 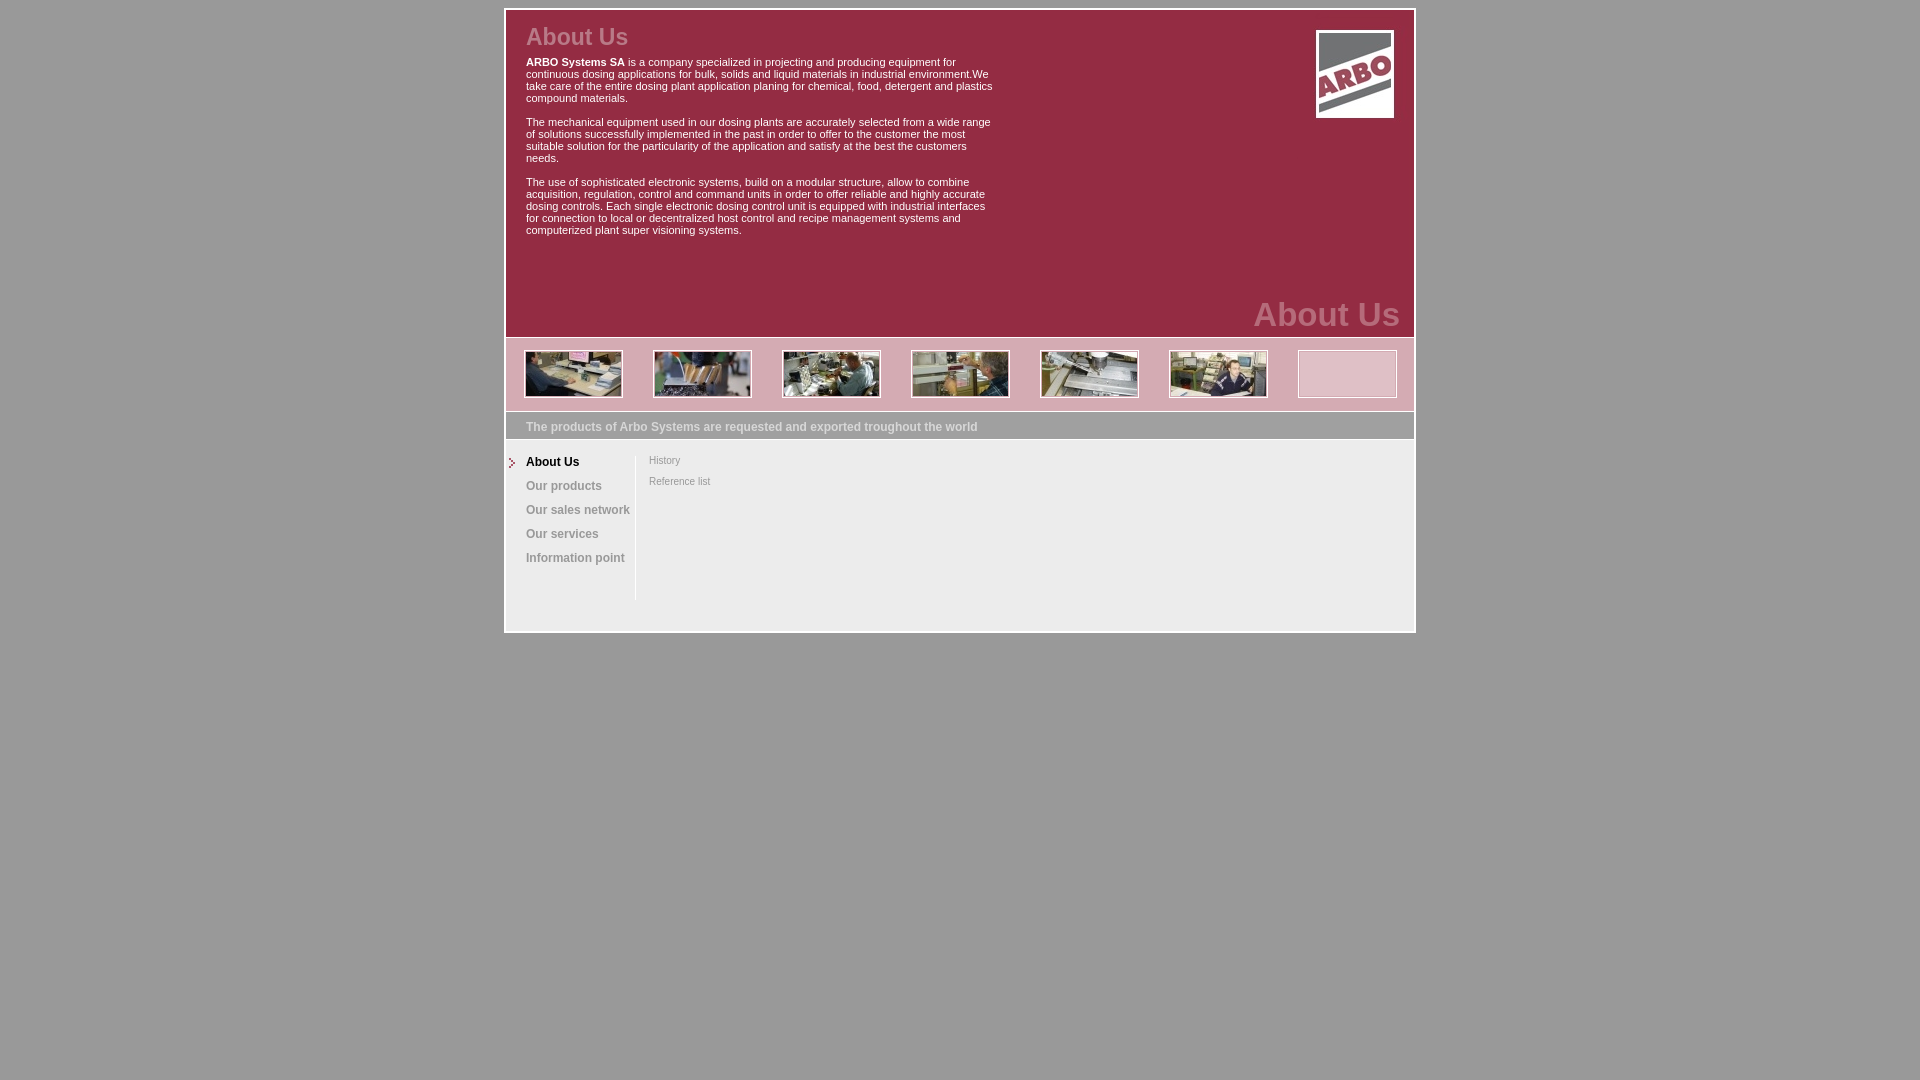 What do you see at coordinates (569, 532) in the screenshot?
I see `'Our services'` at bounding box center [569, 532].